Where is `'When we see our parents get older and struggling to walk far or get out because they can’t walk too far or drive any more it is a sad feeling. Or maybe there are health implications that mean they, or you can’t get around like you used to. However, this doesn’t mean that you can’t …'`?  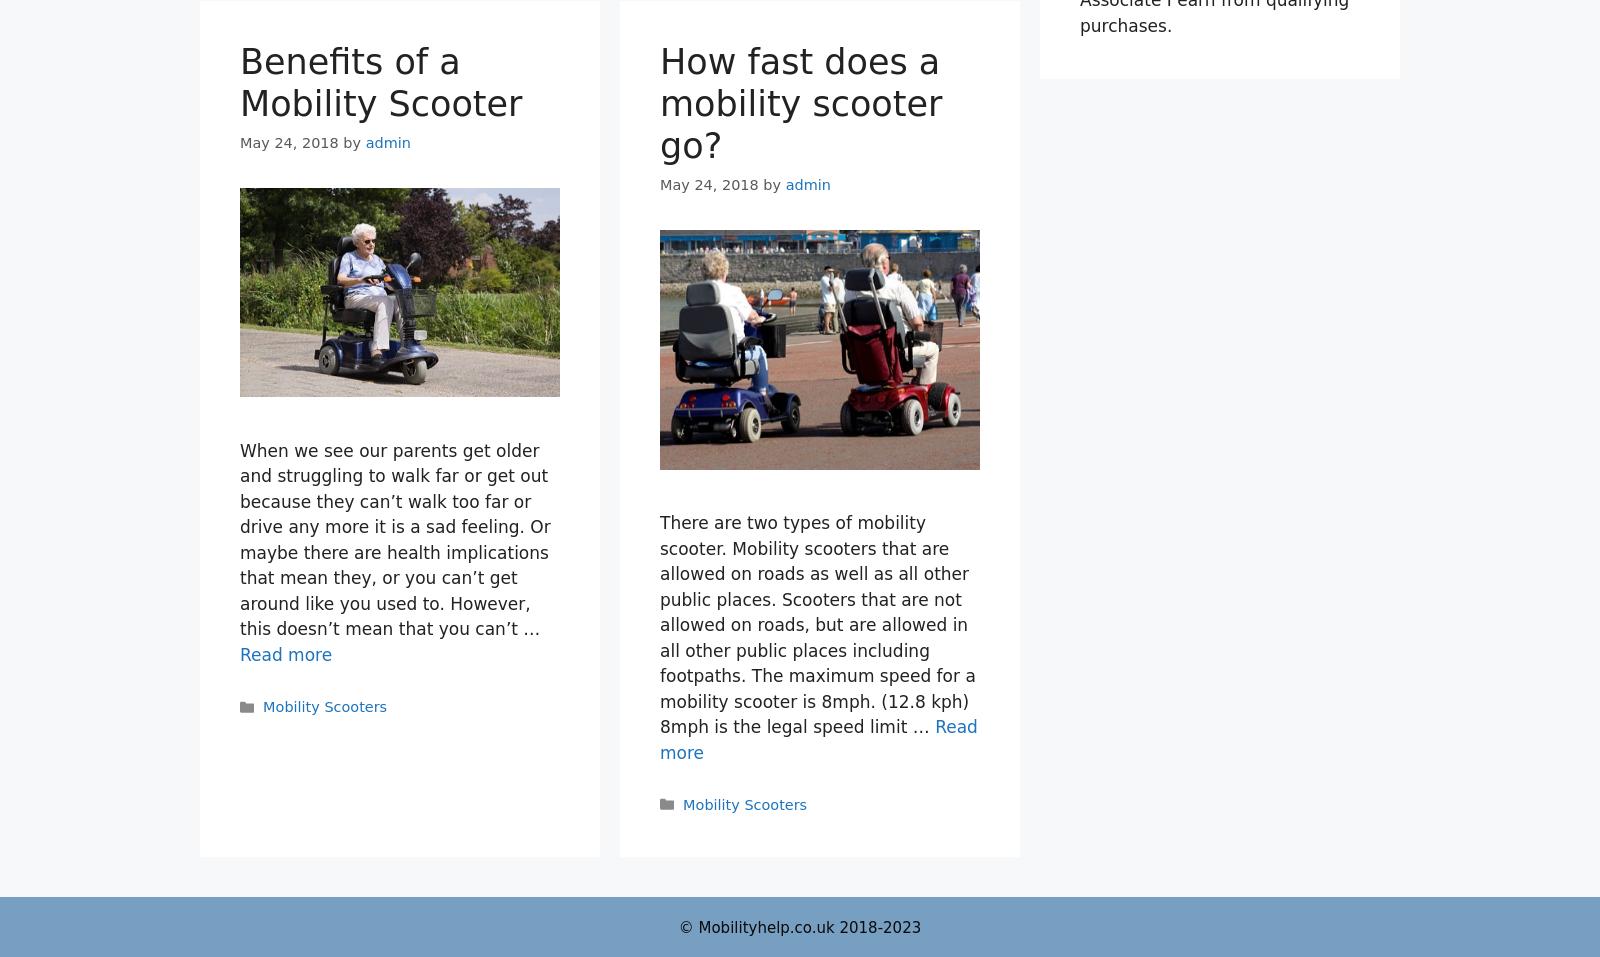
'When we see our parents get older and struggling to walk far or get out because they can’t walk too far or drive any more it is a sad feeling. Or maybe there are health implications that mean they, or you can’t get around like you used to. However, this doesn’t mean that you can’t …' is located at coordinates (395, 539).